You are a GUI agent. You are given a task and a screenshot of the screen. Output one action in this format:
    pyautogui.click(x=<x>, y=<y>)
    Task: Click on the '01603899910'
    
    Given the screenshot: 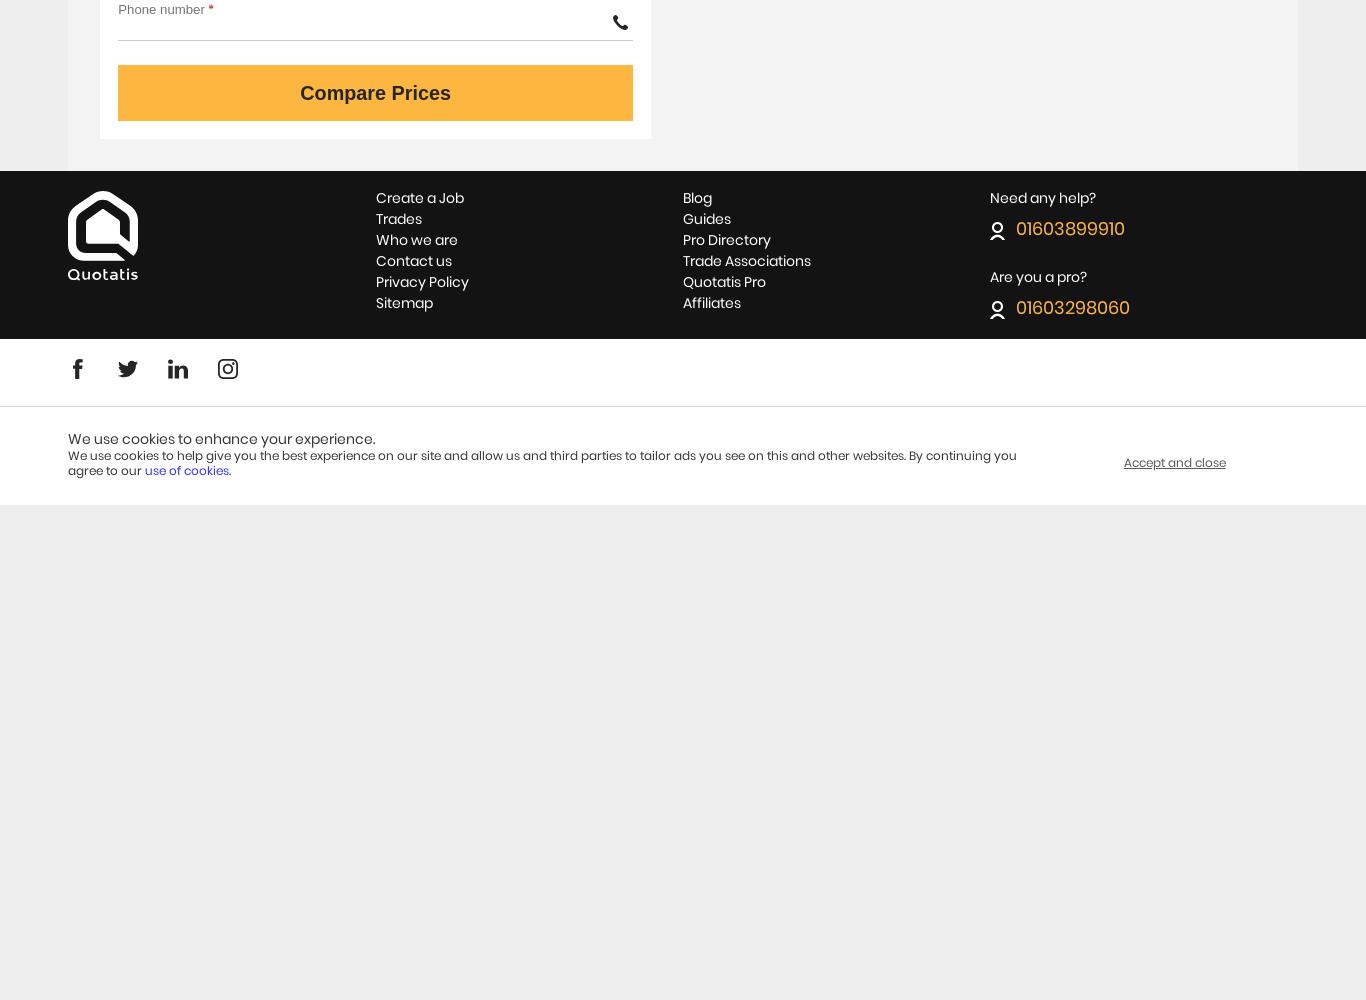 What is the action you would take?
    pyautogui.click(x=1016, y=228)
    